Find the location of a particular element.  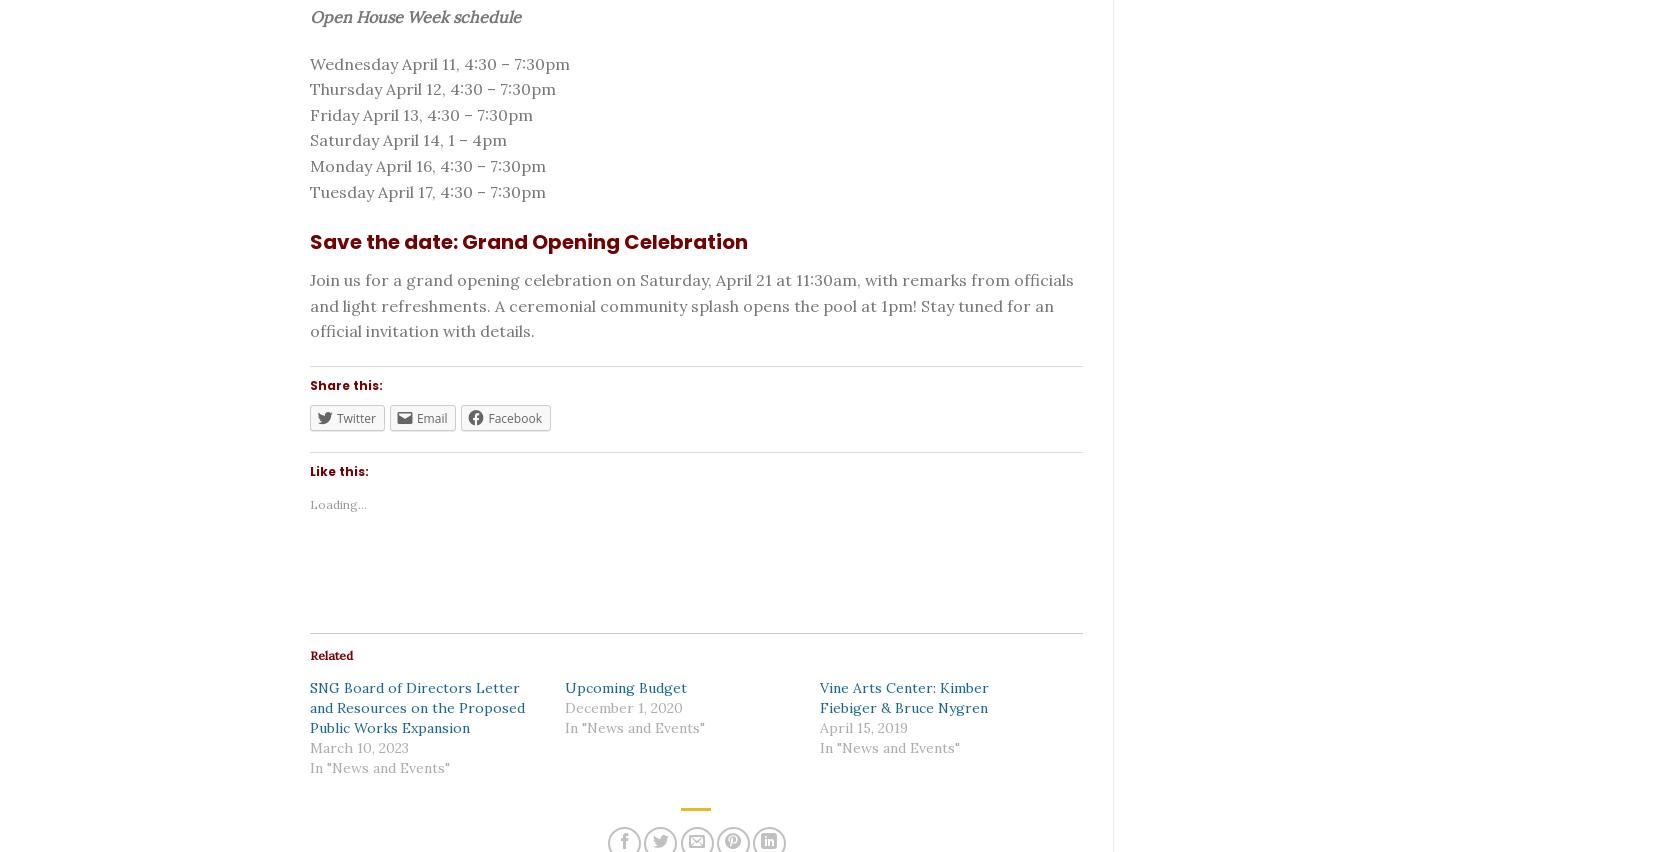

'Twitter' is located at coordinates (356, 418).